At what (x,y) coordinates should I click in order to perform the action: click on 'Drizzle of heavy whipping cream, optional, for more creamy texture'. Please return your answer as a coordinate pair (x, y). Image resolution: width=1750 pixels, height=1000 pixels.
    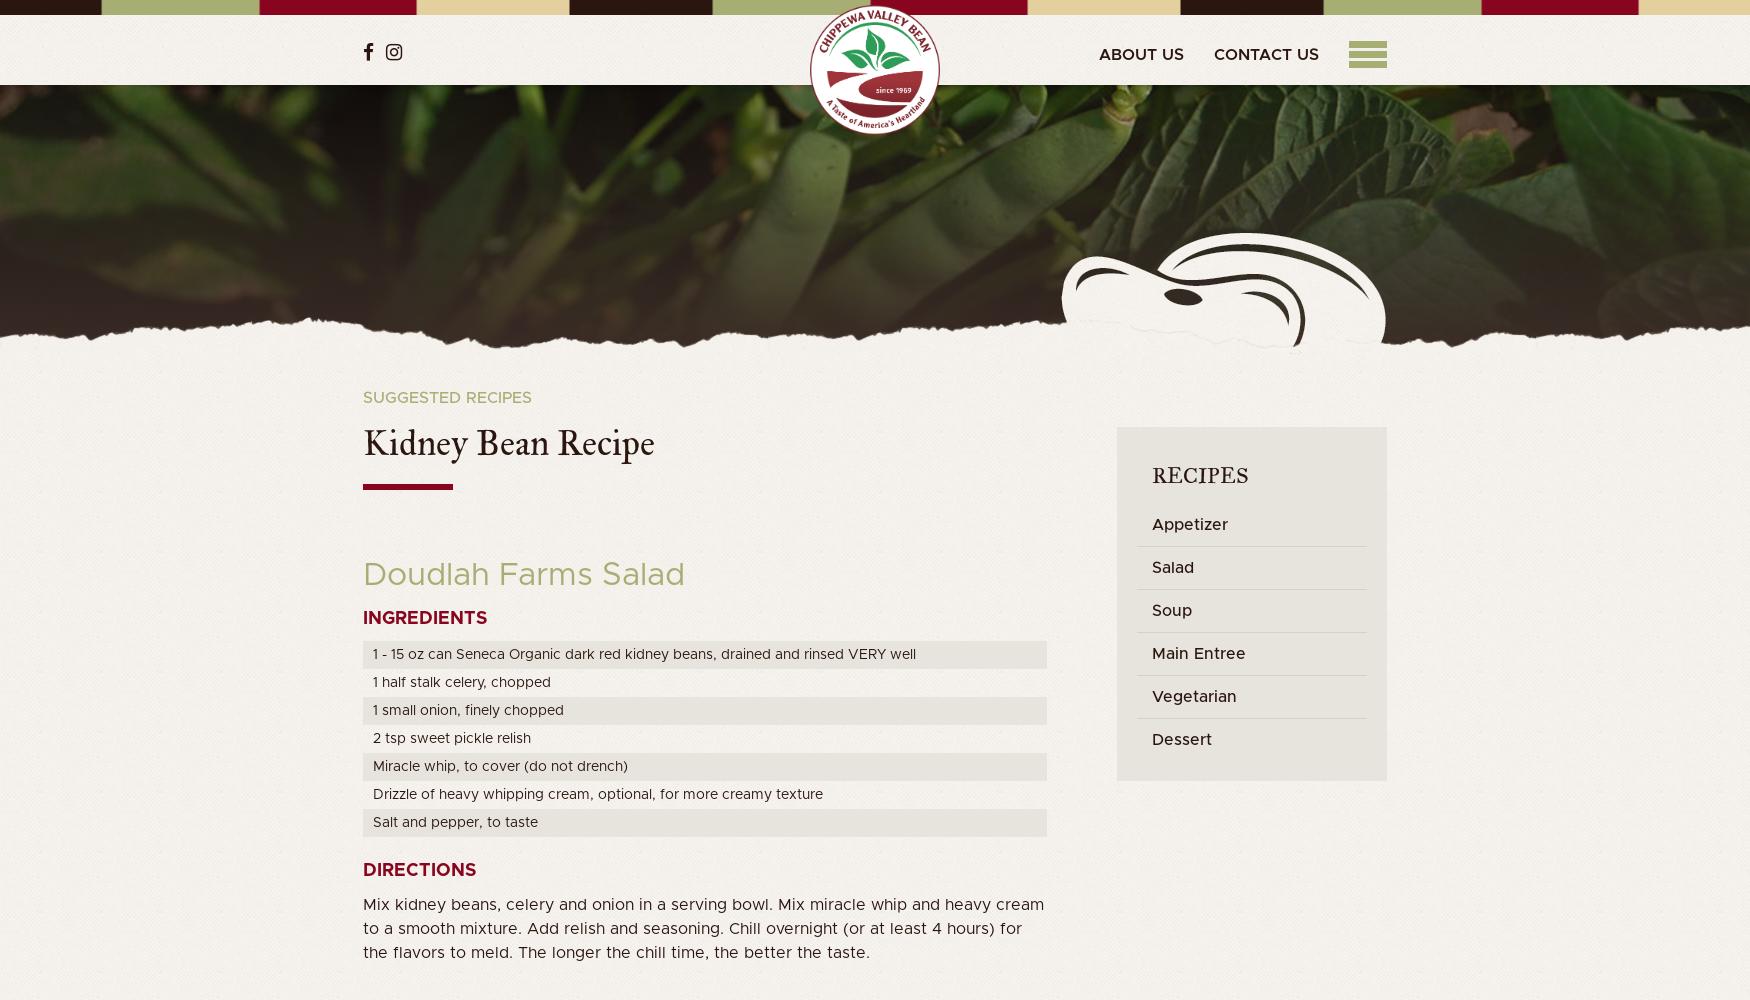
    Looking at the image, I should click on (597, 795).